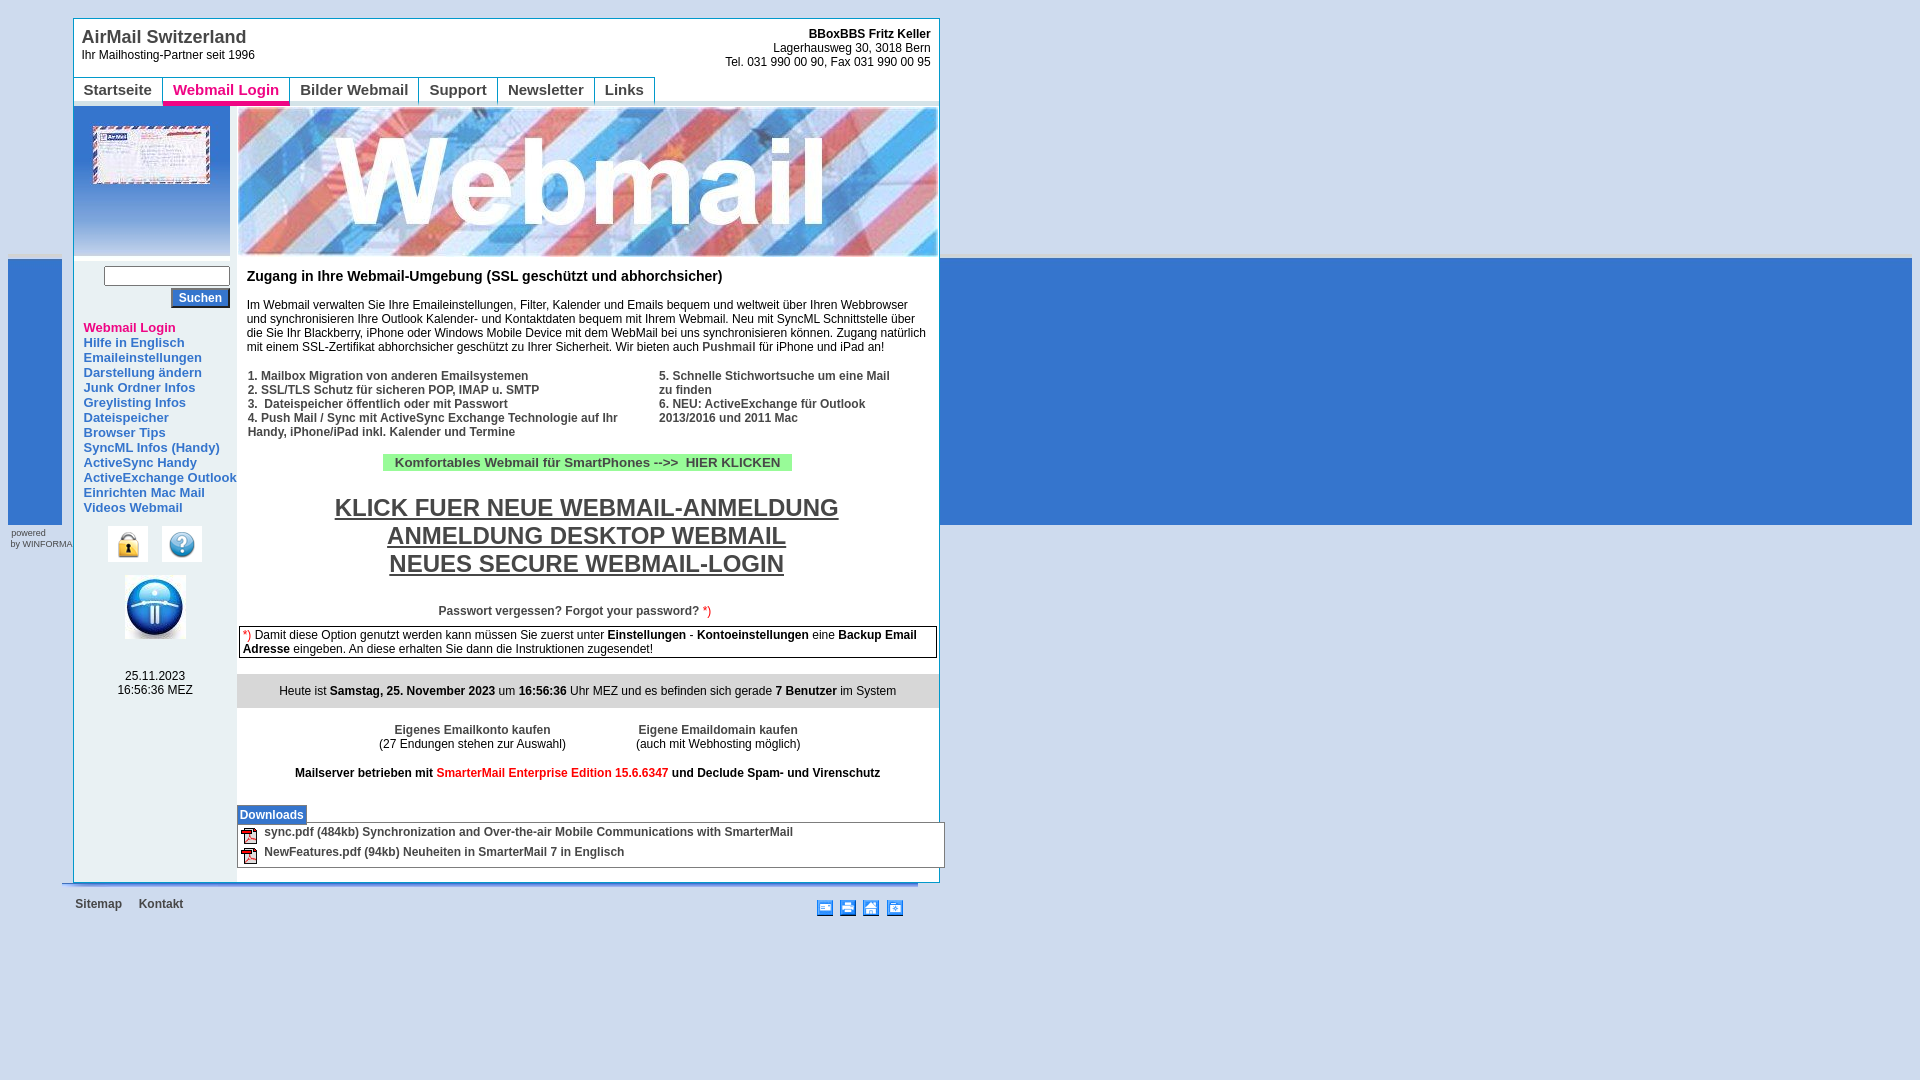  What do you see at coordinates (883, 903) in the screenshot?
I see `'Favoriten'` at bounding box center [883, 903].